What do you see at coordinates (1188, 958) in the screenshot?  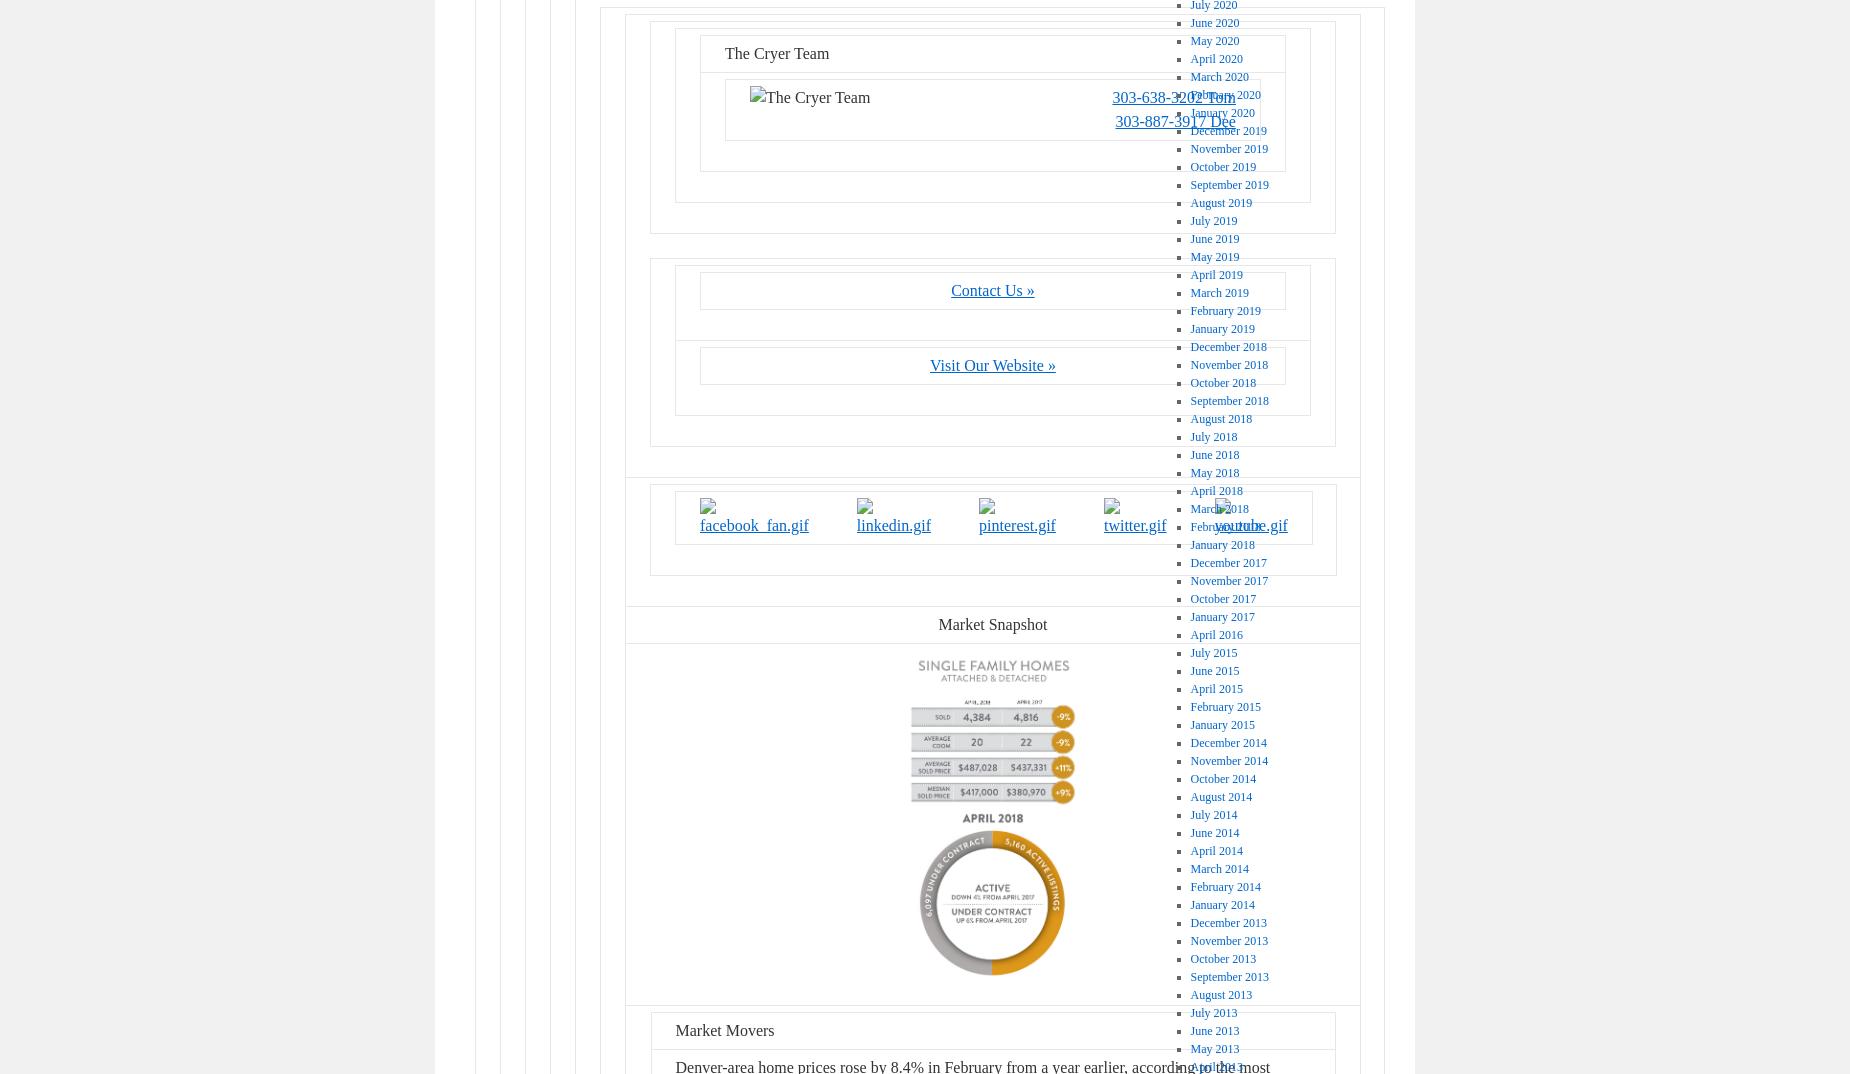 I see `'October 2013'` at bounding box center [1188, 958].